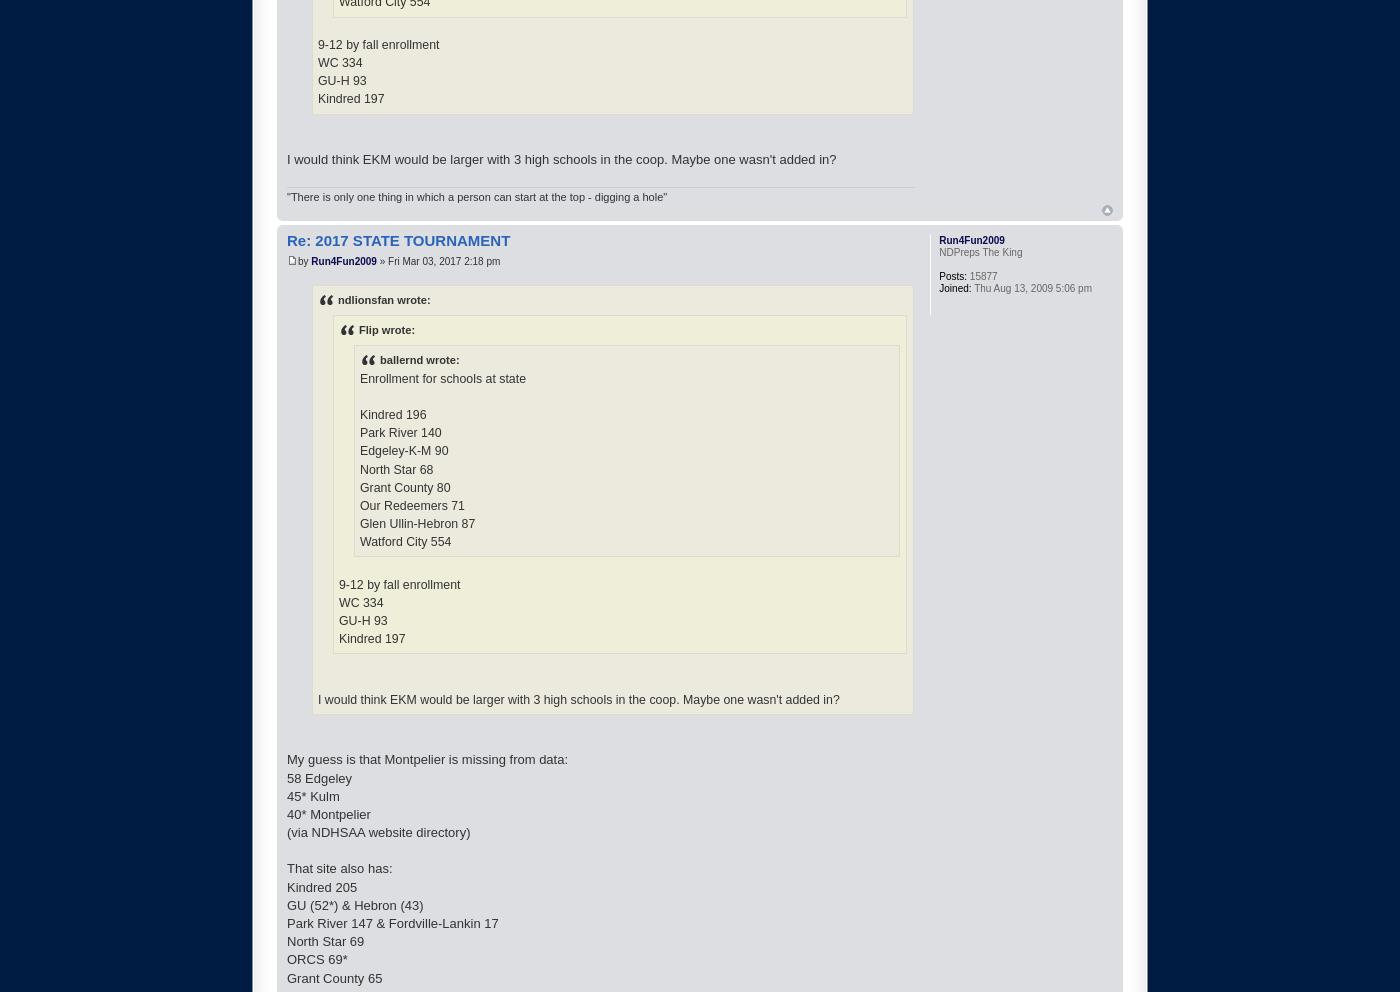  I want to click on 'Park River 140', so click(400, 432).